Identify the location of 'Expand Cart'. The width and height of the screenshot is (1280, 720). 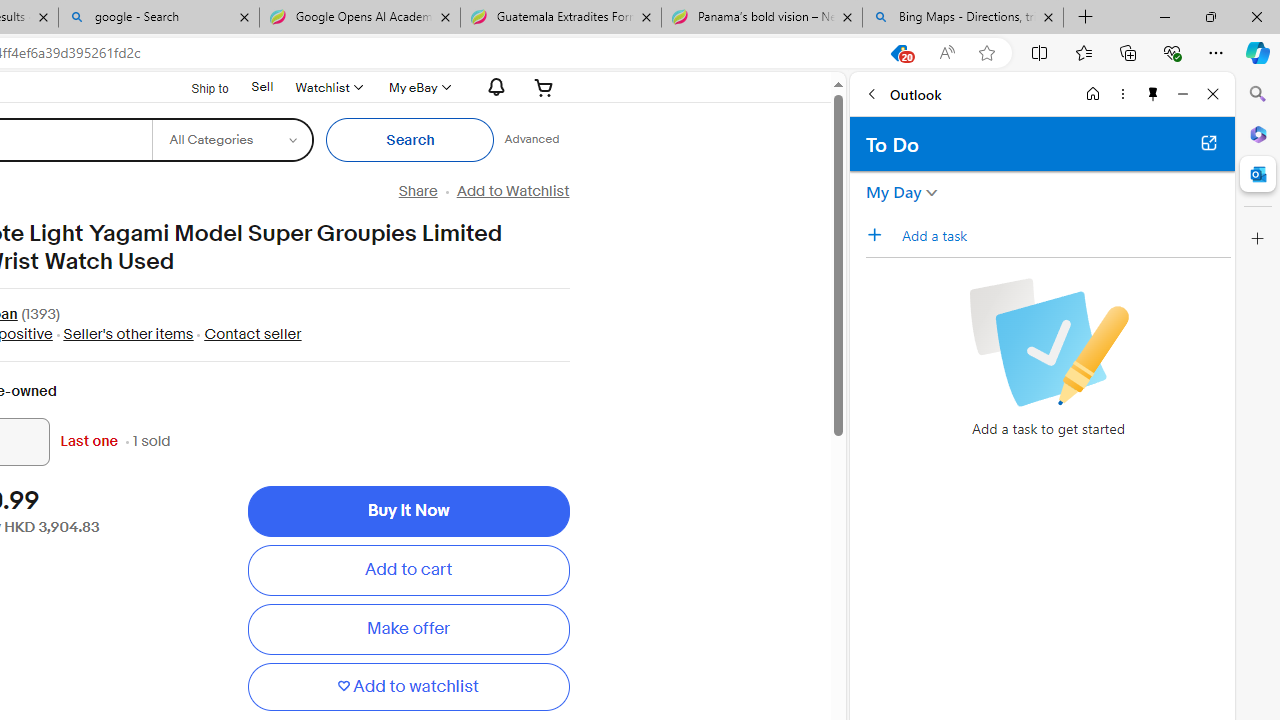
(544, 86).